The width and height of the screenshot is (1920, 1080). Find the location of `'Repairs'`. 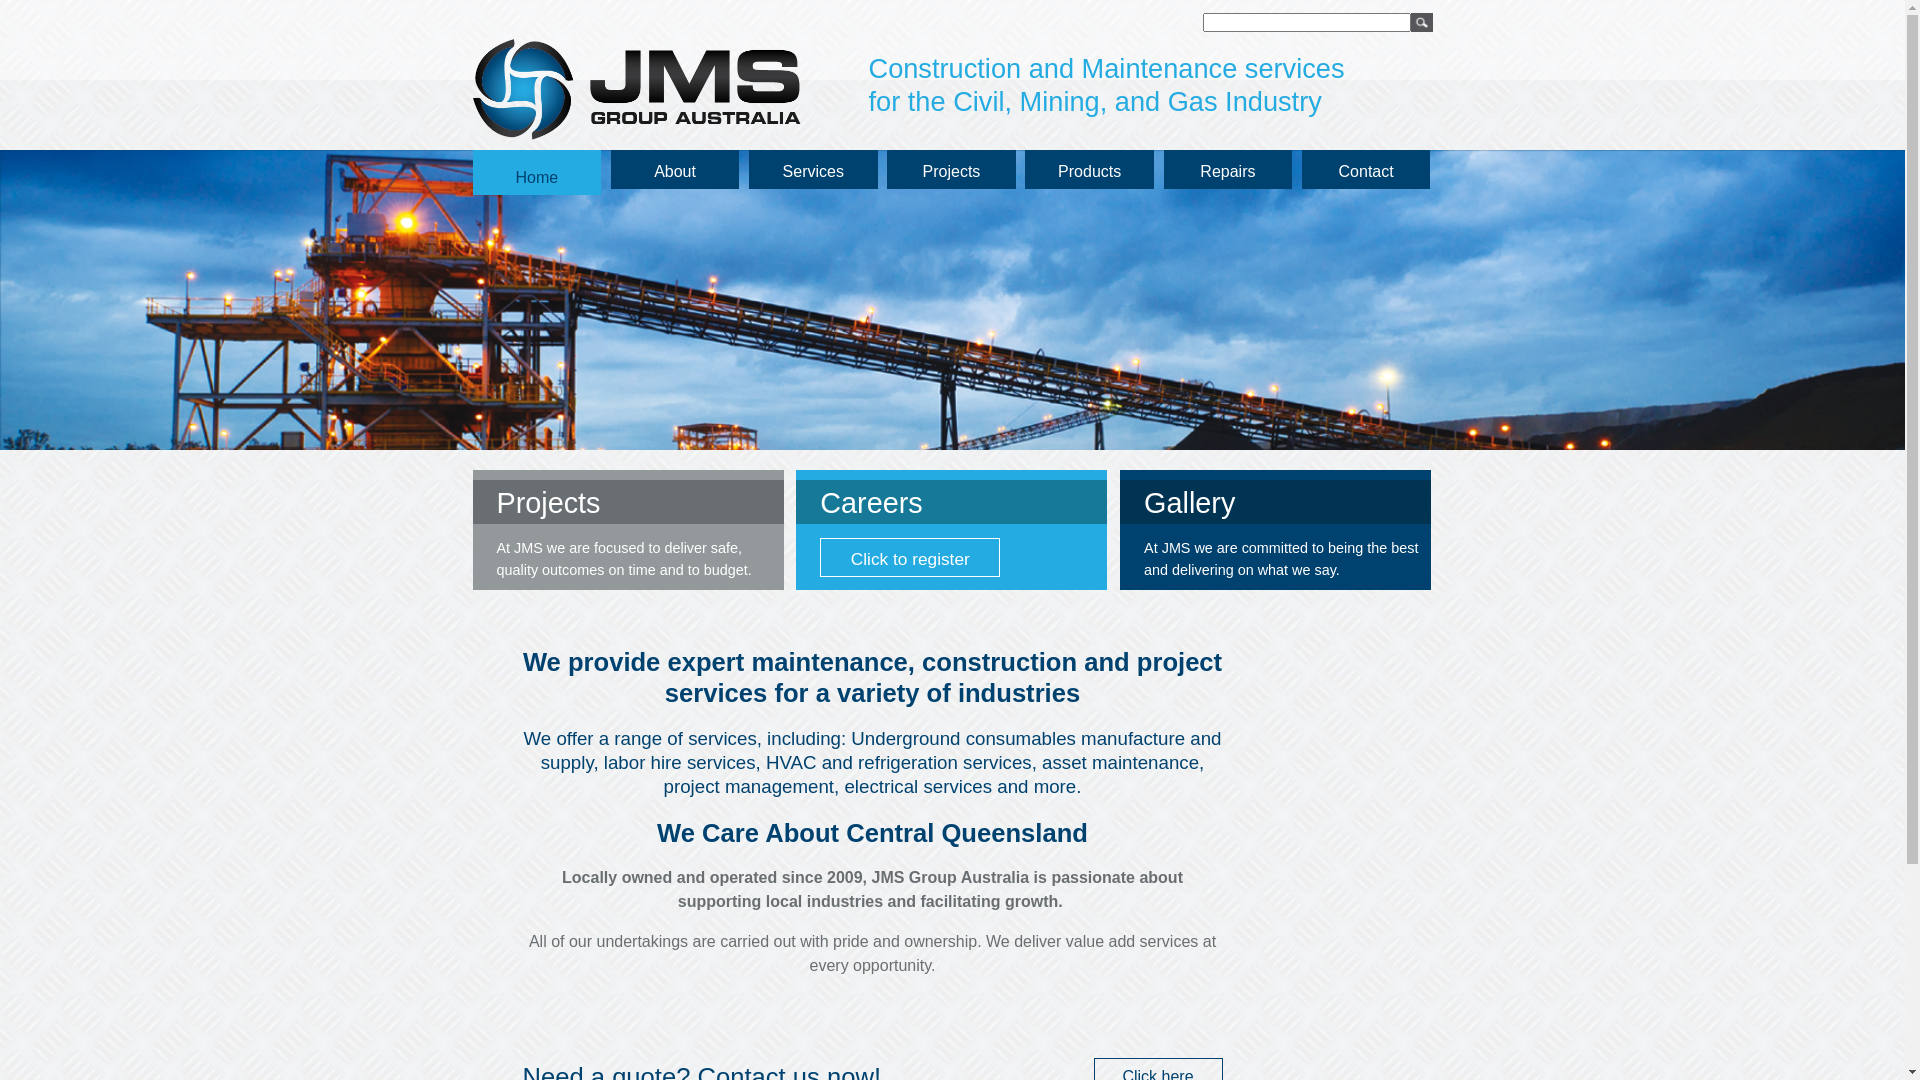

'Repairs' is located at coordinates (1227, 168).